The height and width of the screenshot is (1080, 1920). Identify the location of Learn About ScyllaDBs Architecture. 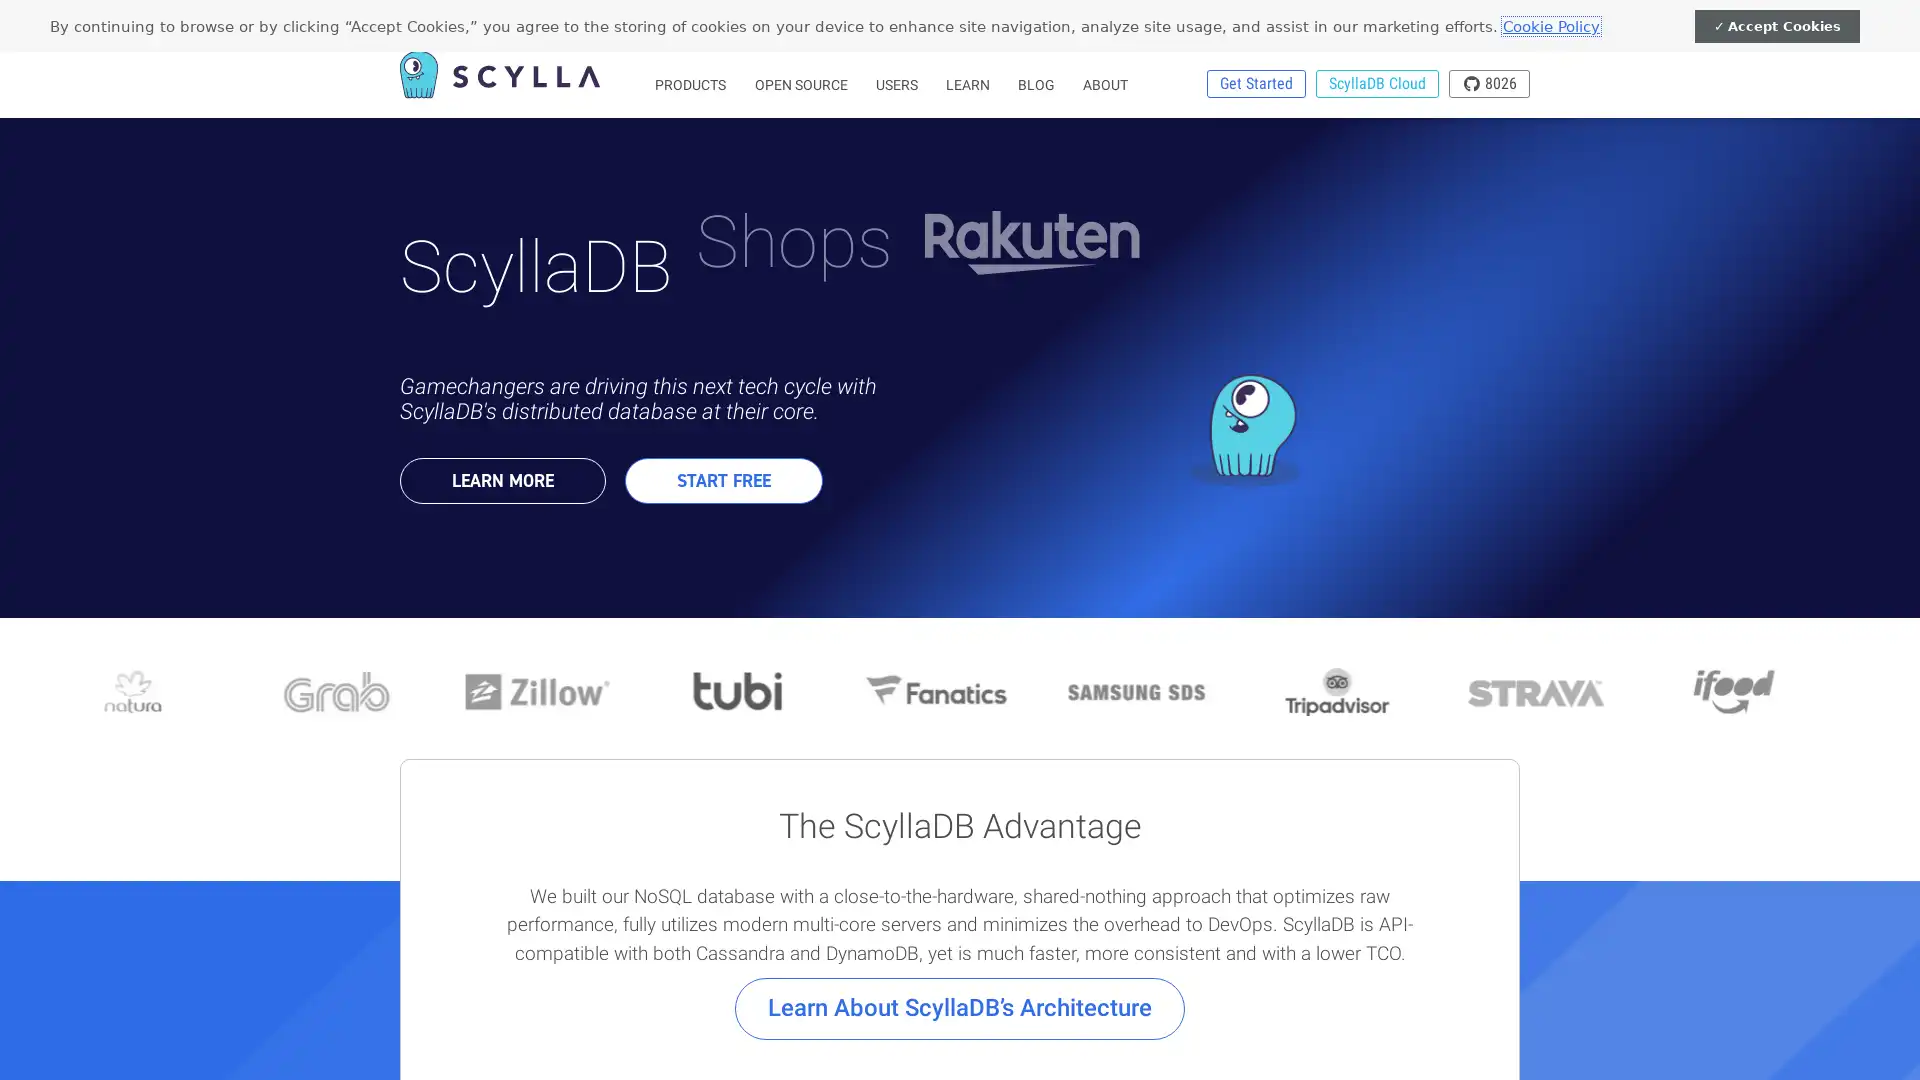
(960, 1009).